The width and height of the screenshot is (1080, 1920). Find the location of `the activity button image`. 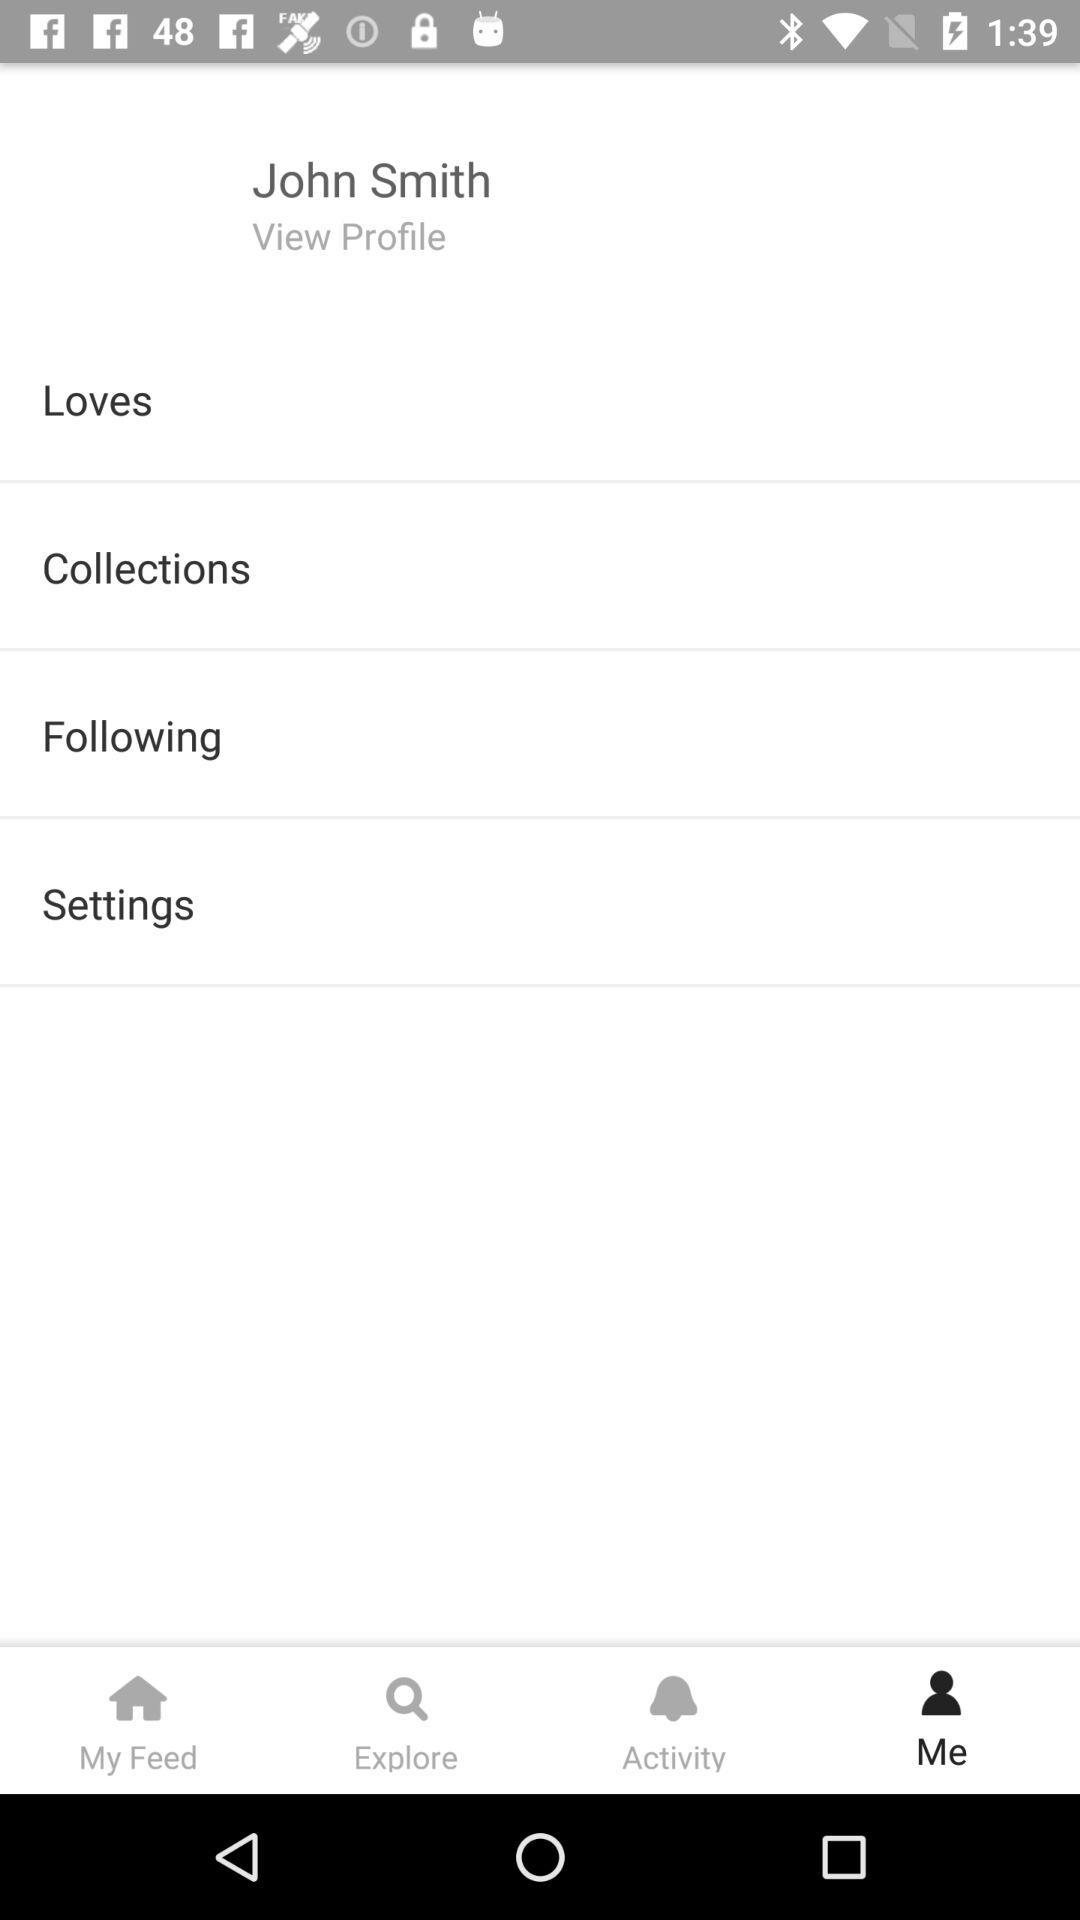

the activity button image is located at coordinates (673, 1688).